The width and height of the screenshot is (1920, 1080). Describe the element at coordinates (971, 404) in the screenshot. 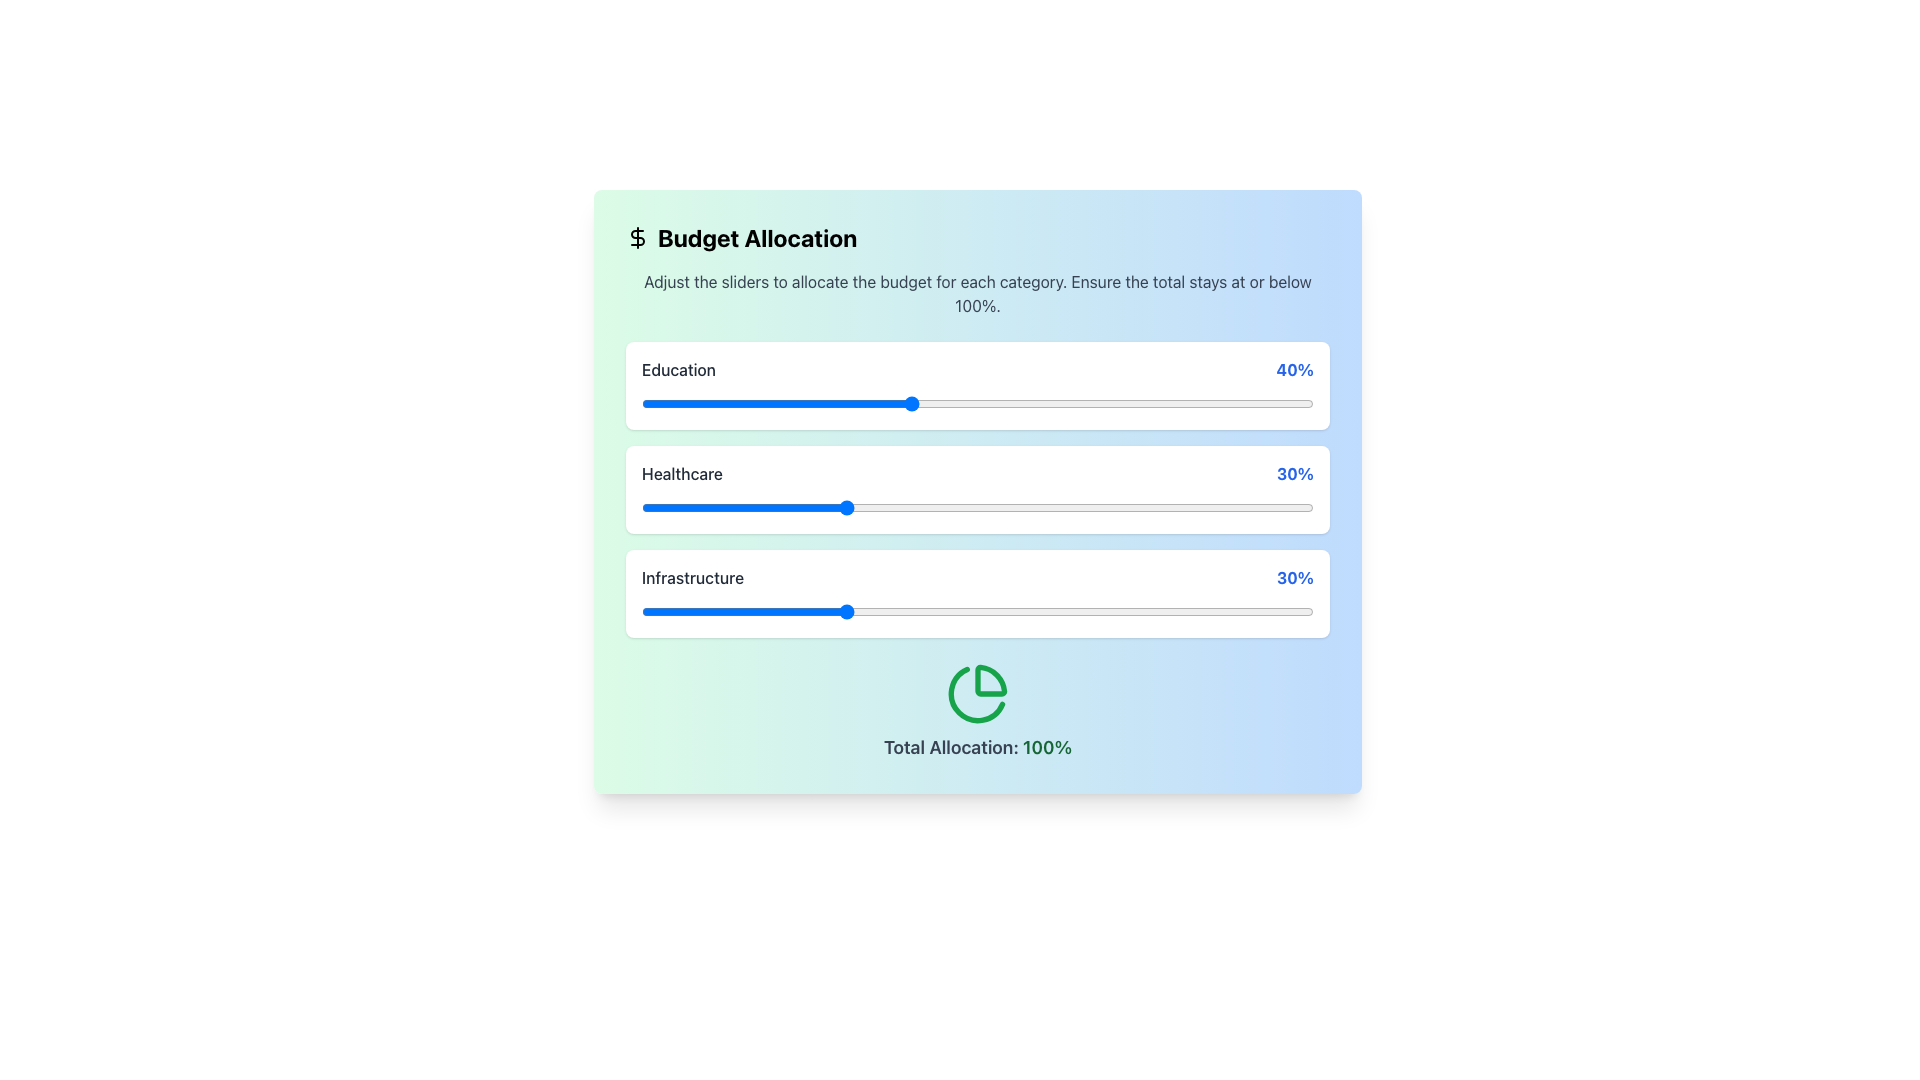

I see `the Education allocation slider` at that location.